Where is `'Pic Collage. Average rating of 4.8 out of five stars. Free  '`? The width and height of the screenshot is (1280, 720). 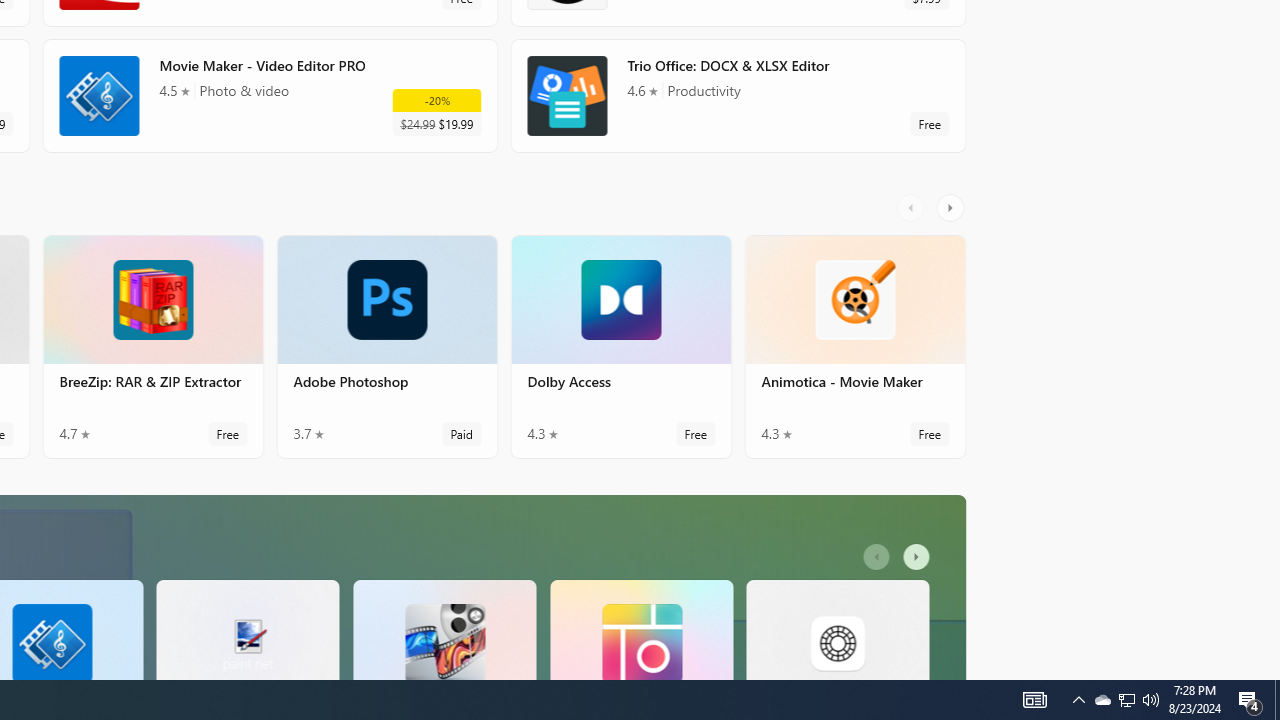 'Pic Collage. Average rating of 4.8 out of five stars. Free  ' is located at coordinates (641, 628).